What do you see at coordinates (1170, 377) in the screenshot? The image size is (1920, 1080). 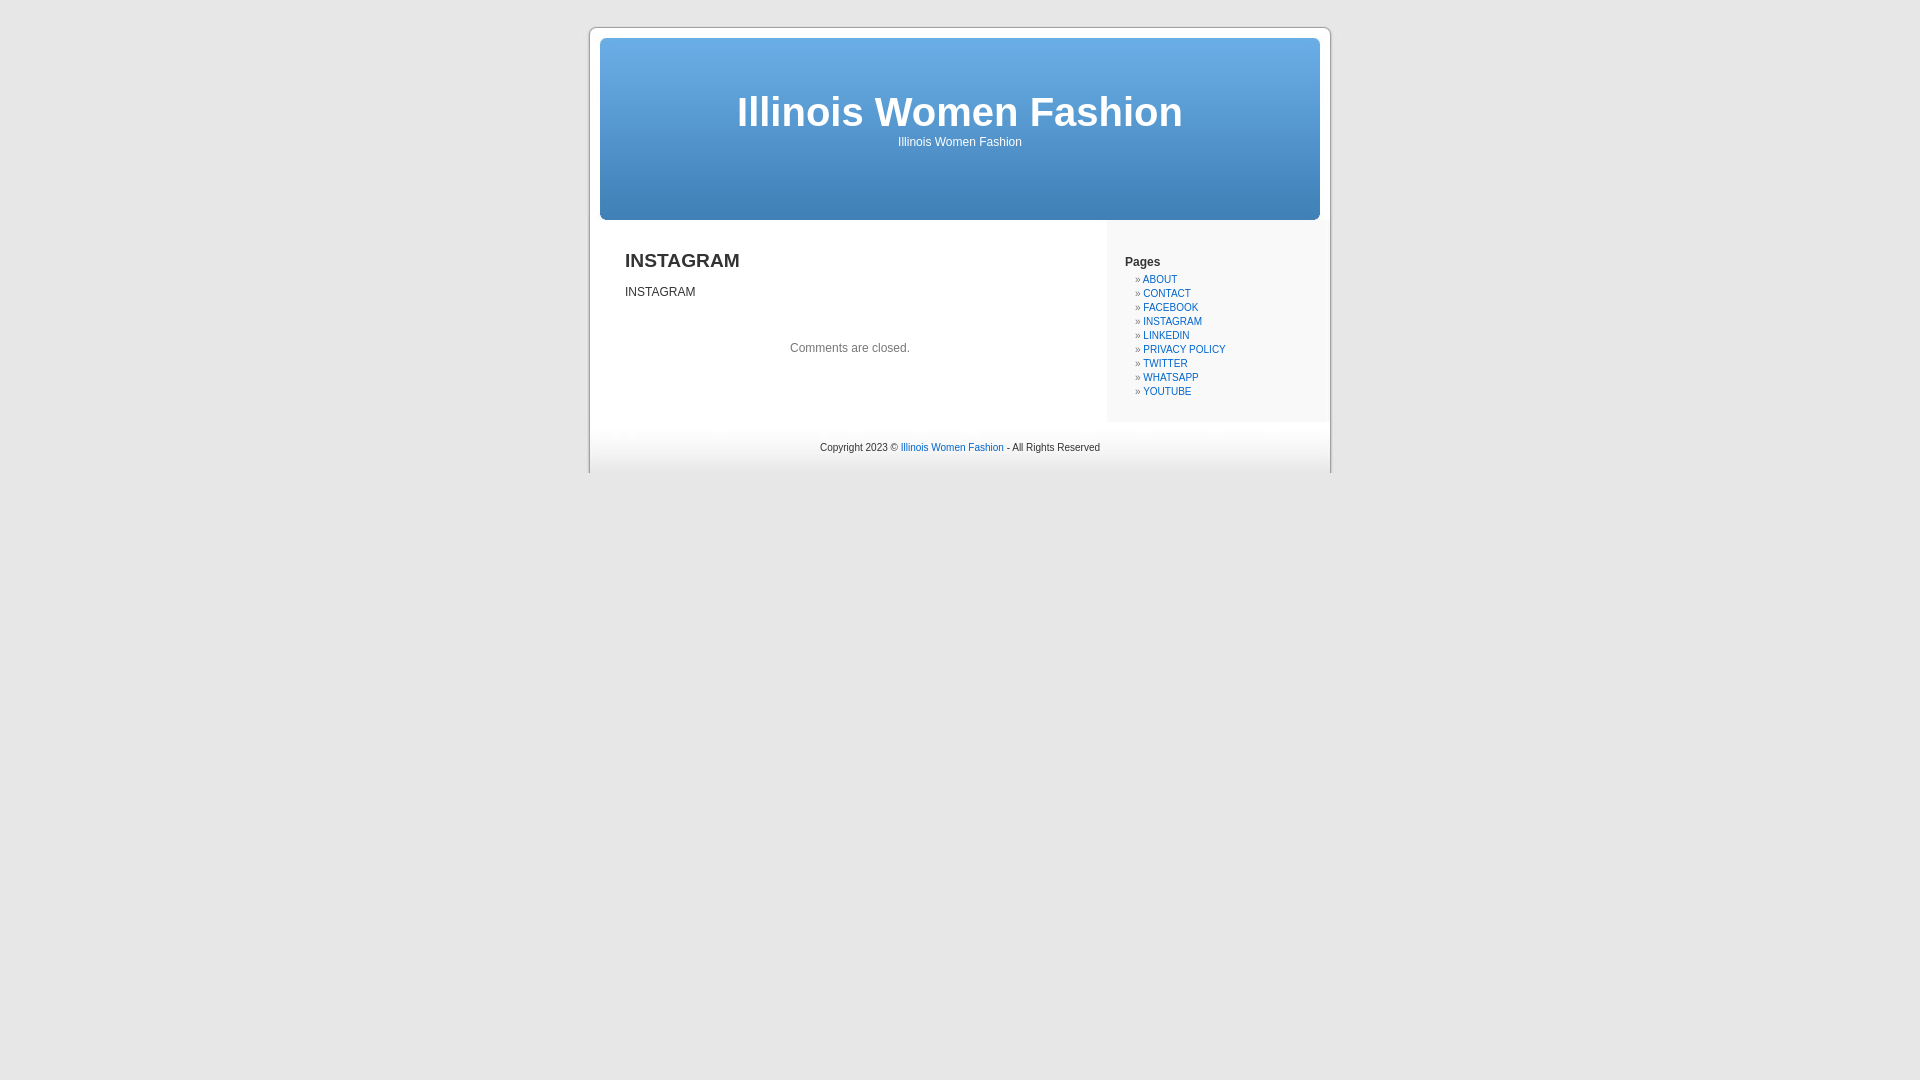 I see `'WHATSAPP'` at bounding box center [1170, 377].